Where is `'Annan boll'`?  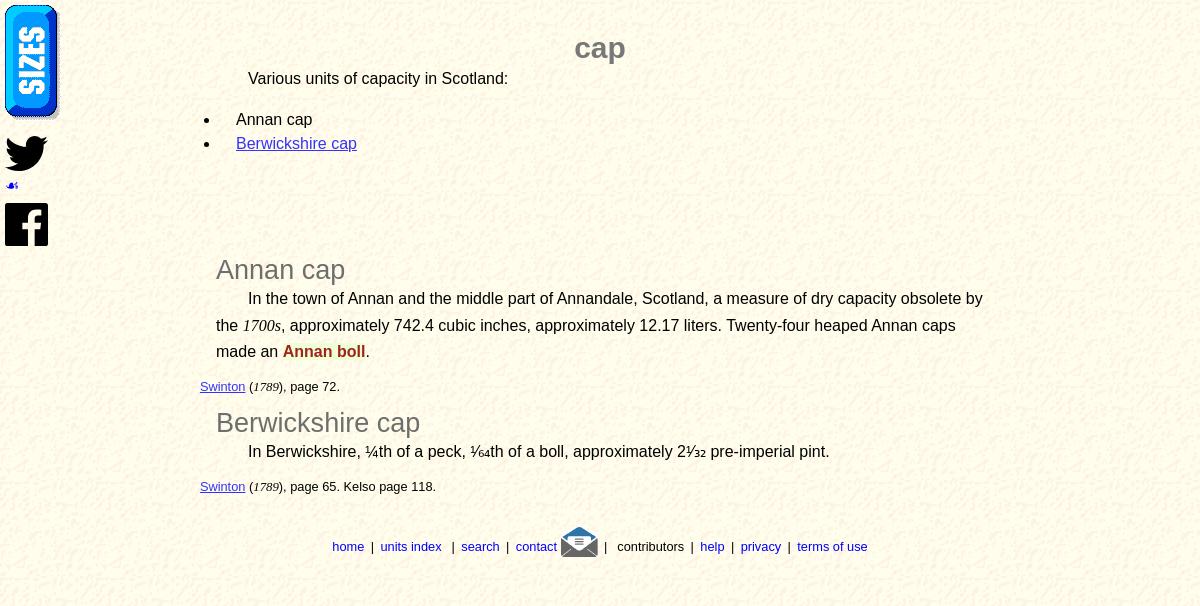
'Annan boll' is located at coordinates (323, 350).